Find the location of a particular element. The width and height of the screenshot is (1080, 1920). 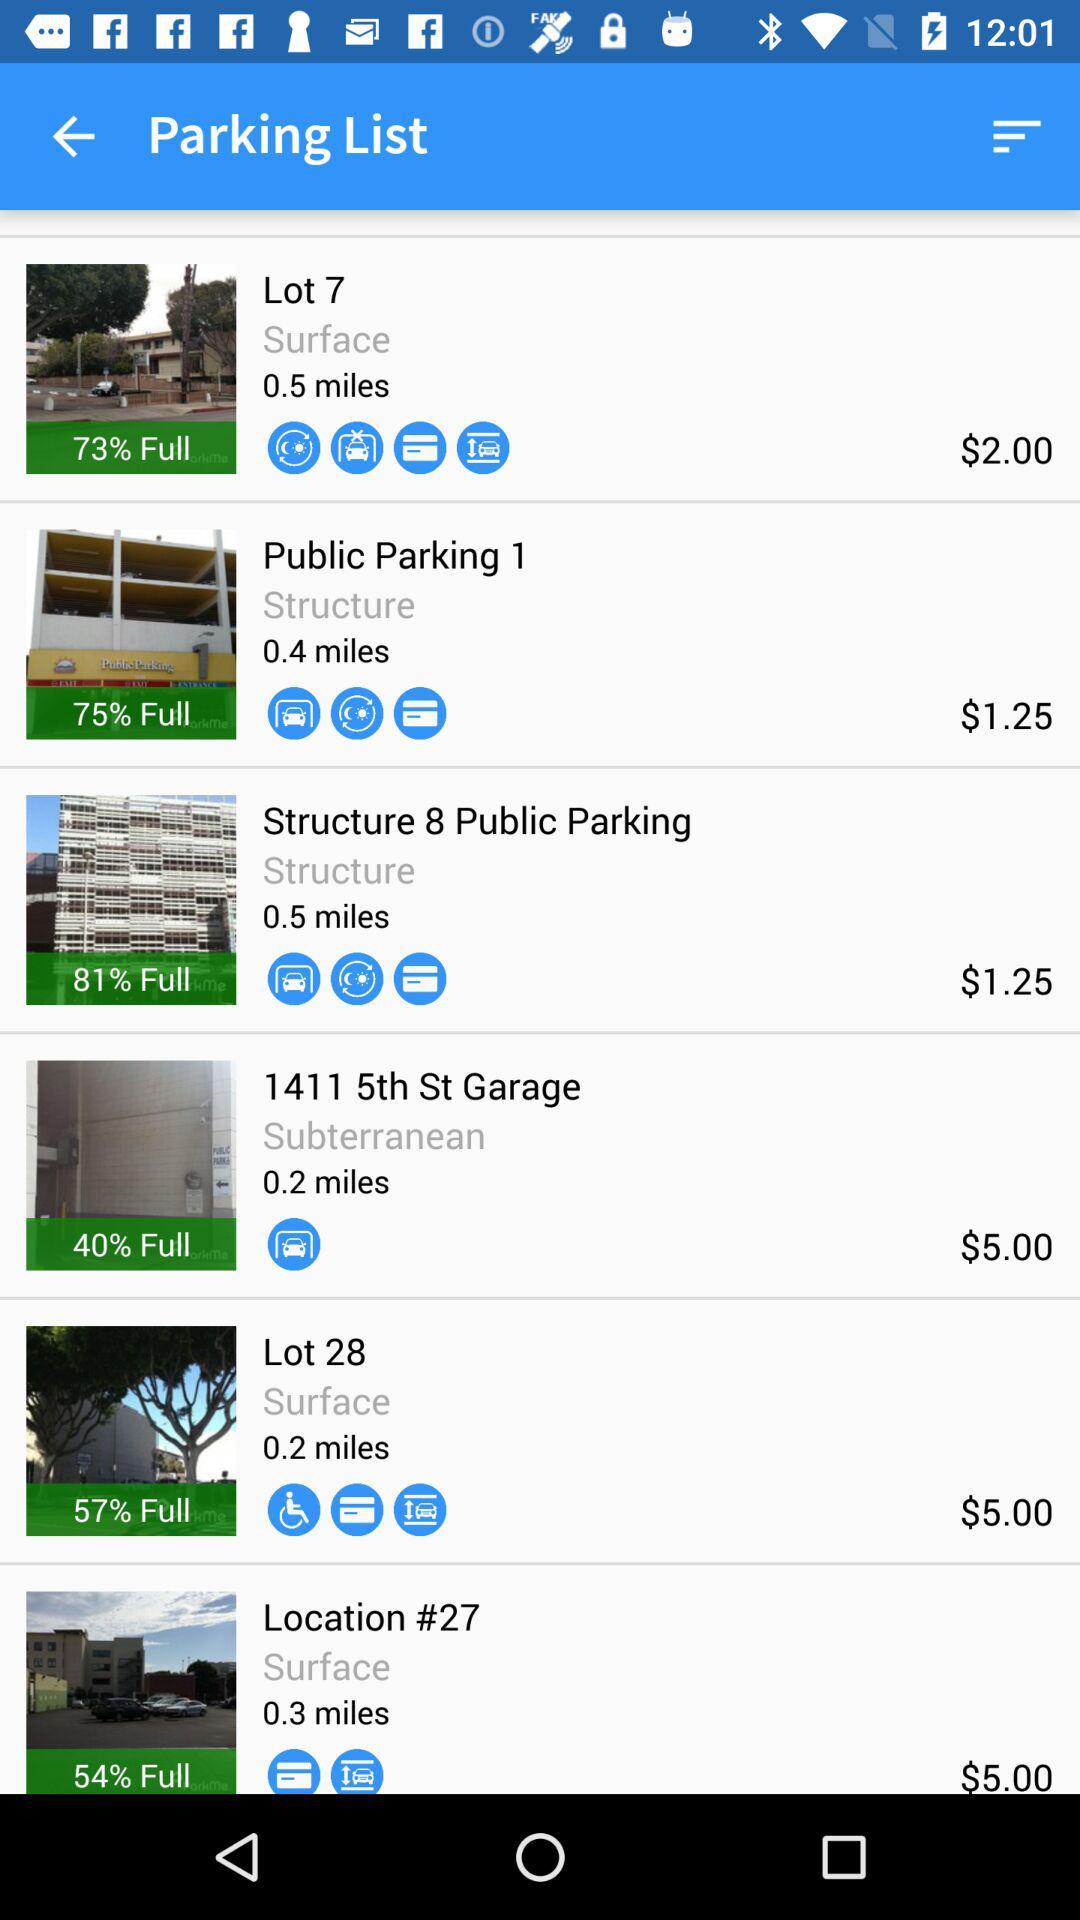

icon above the location #27 is located at coordinates (356, 1509).